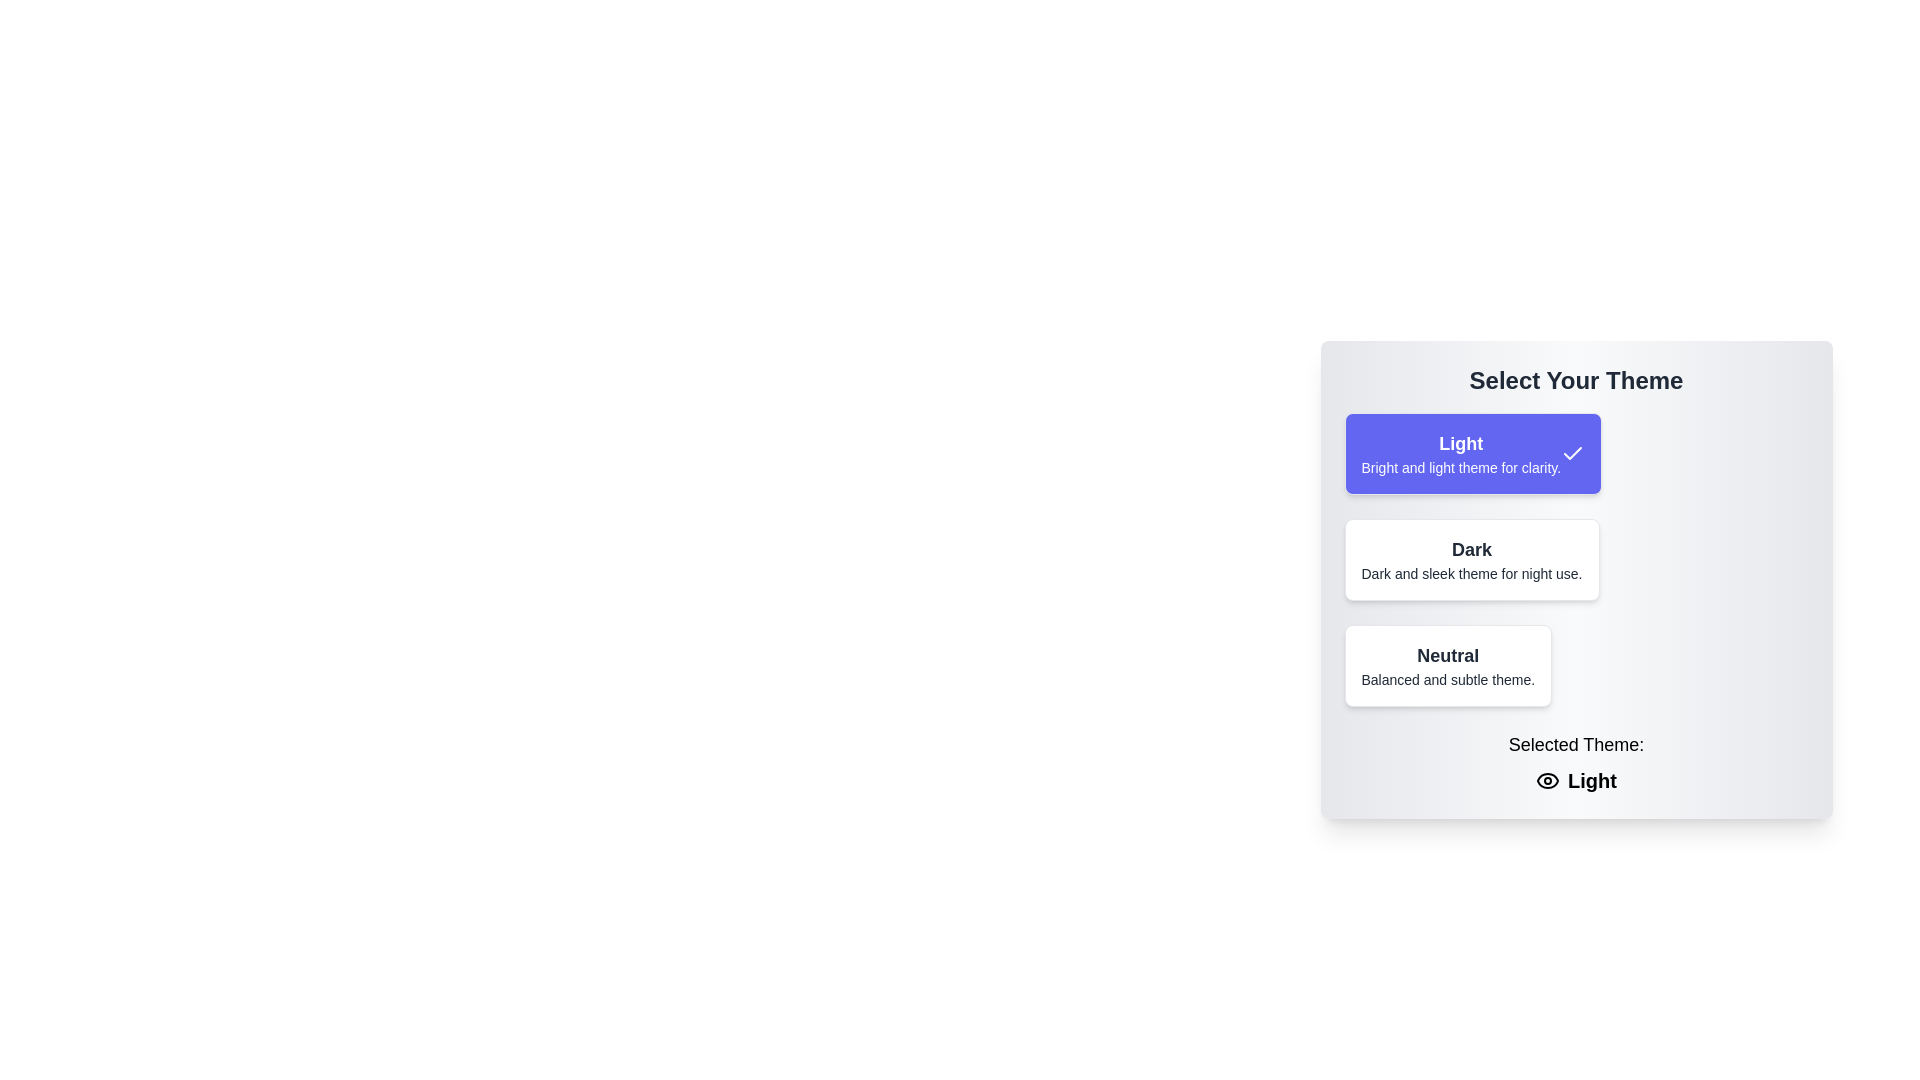 The height and width of the screenshot is (1080, 1920). I want to click on the Selectable Card with Text that allows the user to choose a neutral theme for the application, located to the right center of the interface as the third card in a vertical arrangement, so click(1448, 666).